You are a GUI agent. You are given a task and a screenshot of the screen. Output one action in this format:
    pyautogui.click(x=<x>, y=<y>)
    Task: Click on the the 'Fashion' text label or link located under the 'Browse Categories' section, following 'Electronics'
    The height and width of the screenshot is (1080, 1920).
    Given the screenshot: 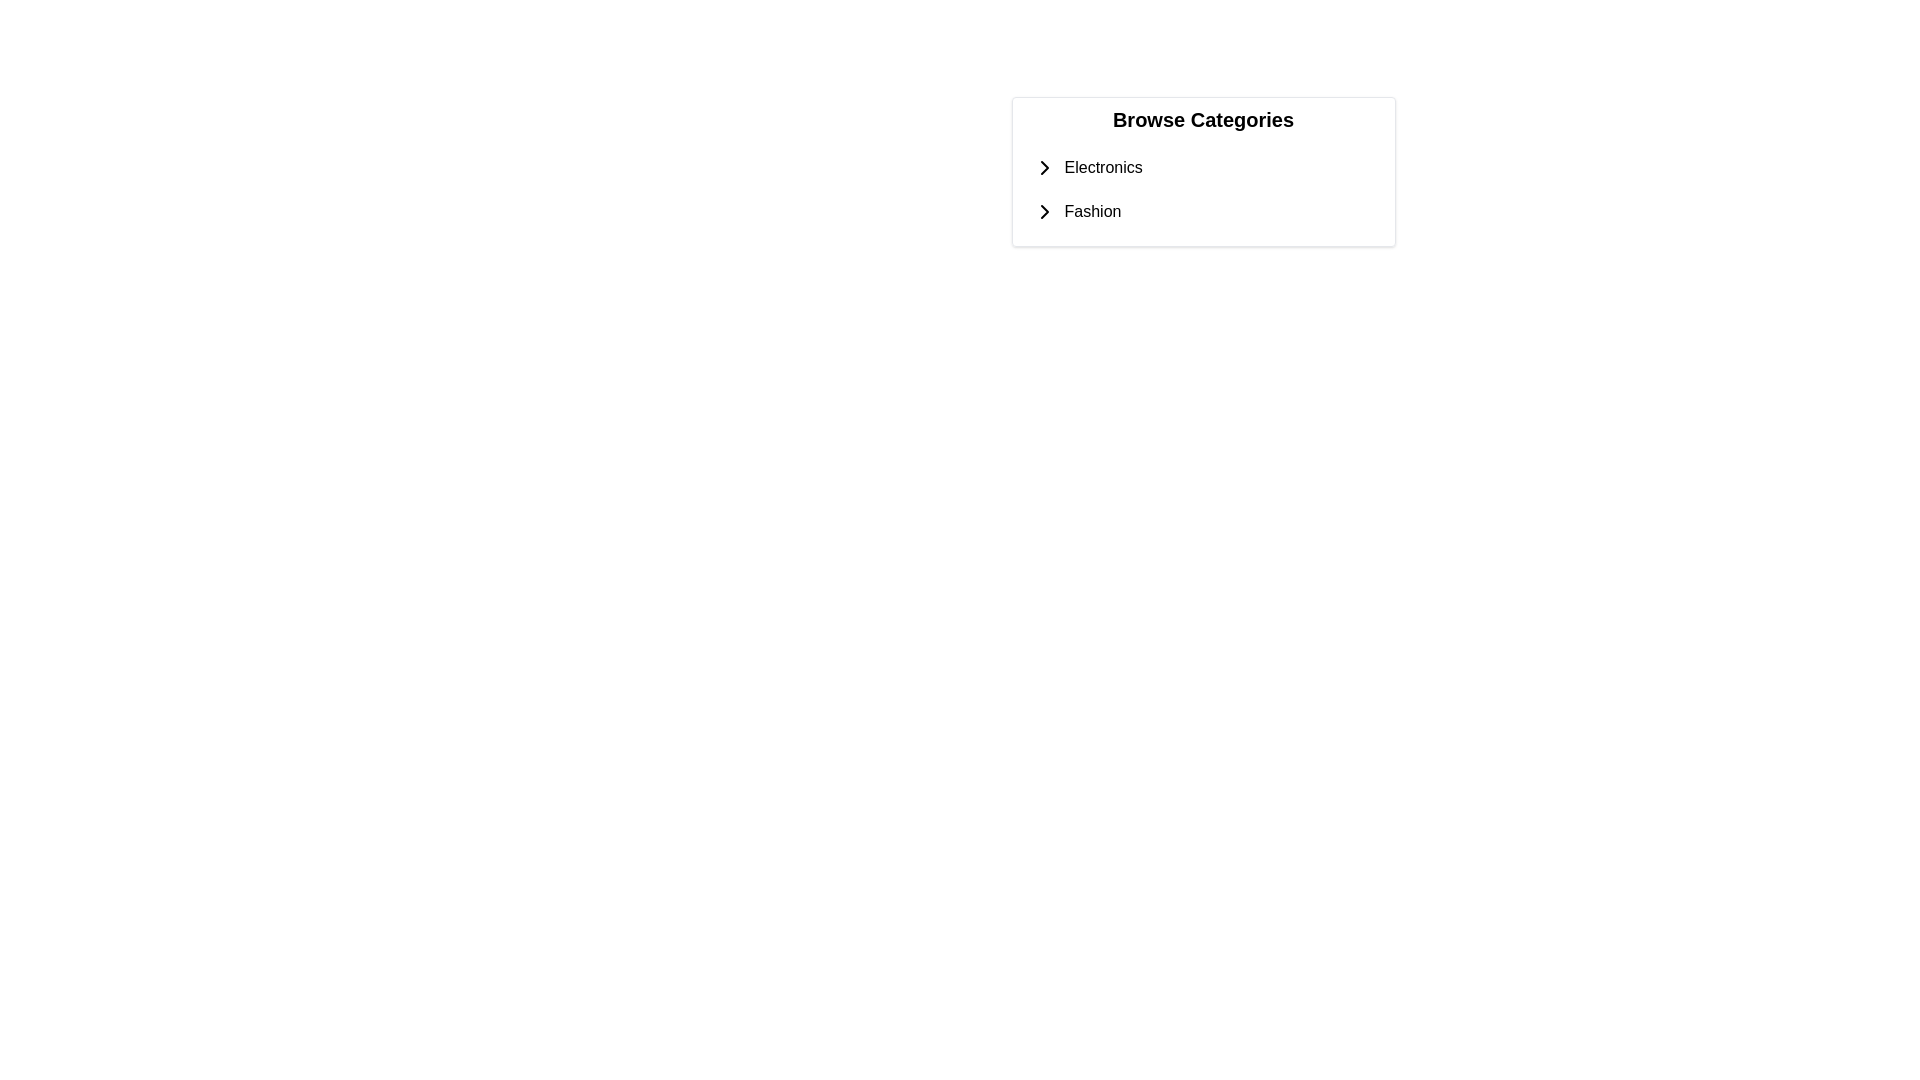 What is the action you would take?
    pyautogui.click(x=1092, y=212)
    